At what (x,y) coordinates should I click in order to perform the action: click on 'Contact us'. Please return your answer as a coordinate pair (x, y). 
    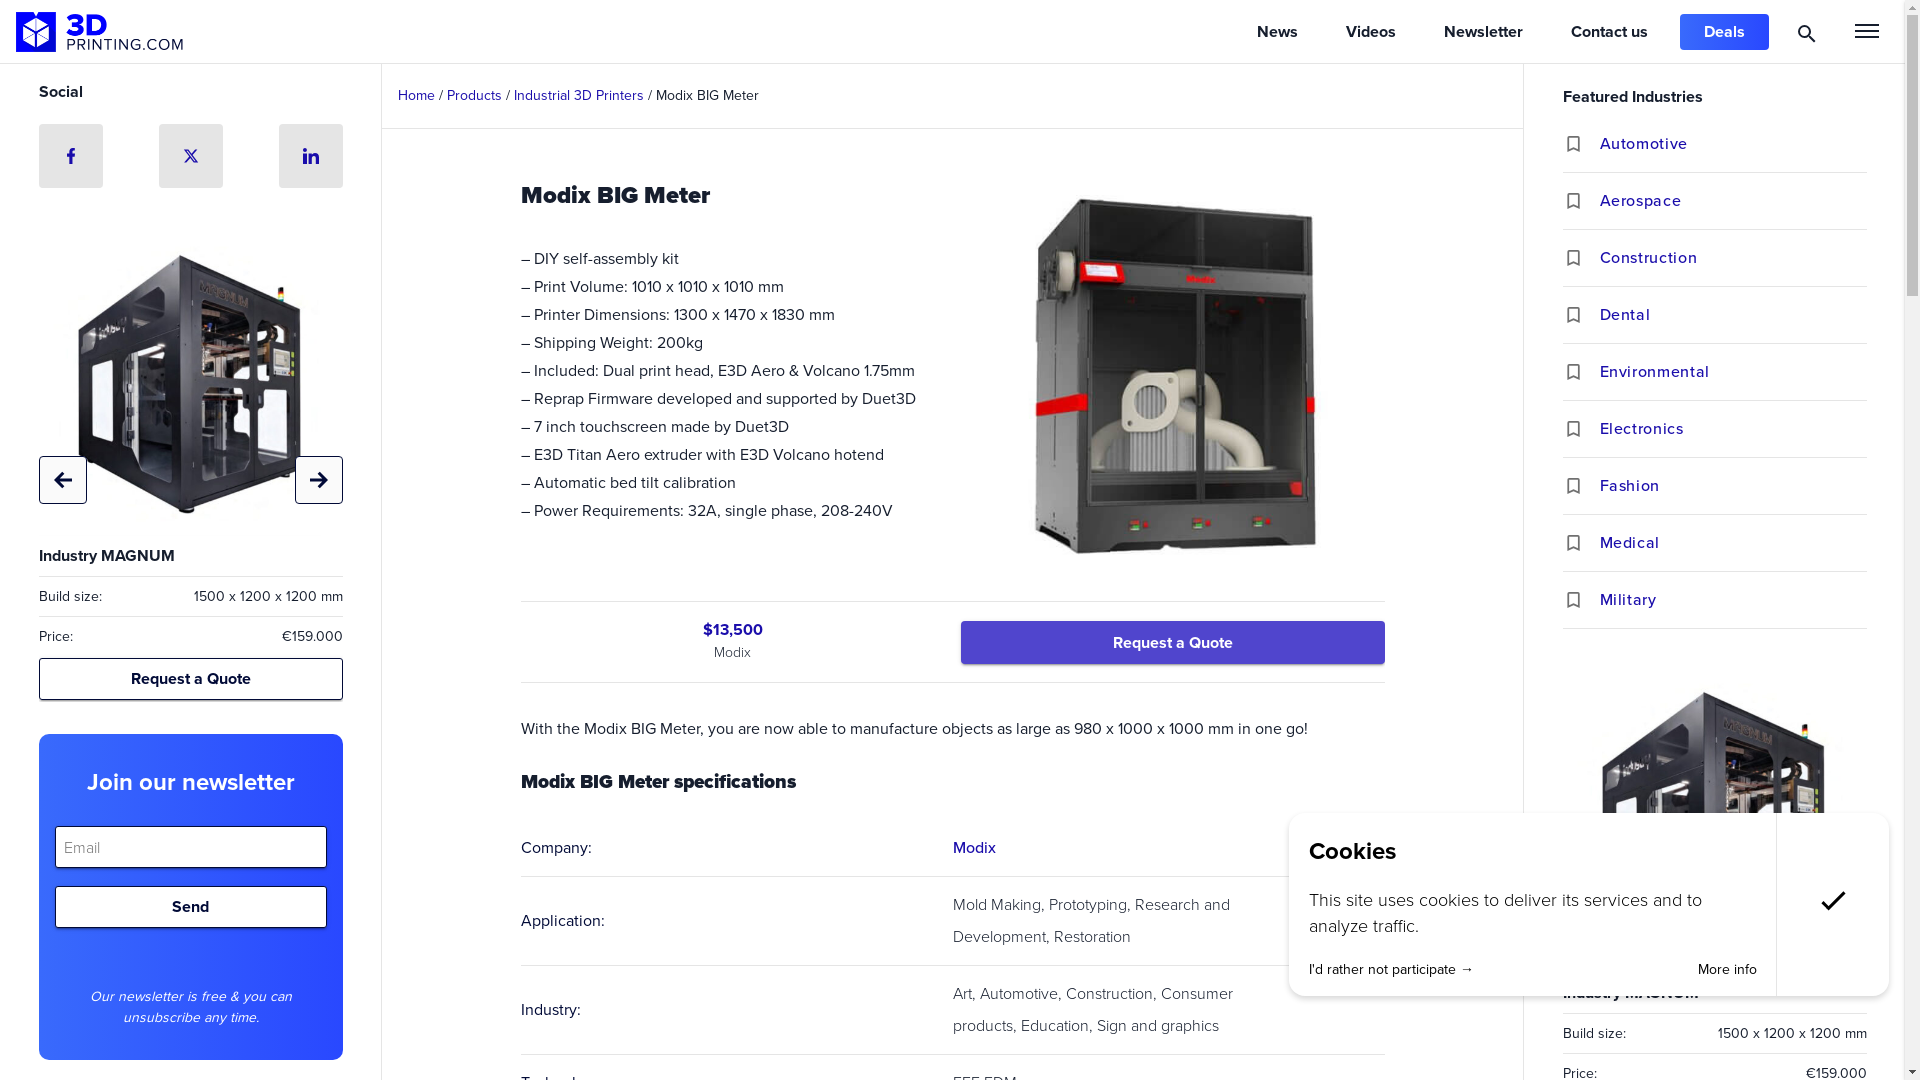
    Looking at the image, I should click on (1609, 31).